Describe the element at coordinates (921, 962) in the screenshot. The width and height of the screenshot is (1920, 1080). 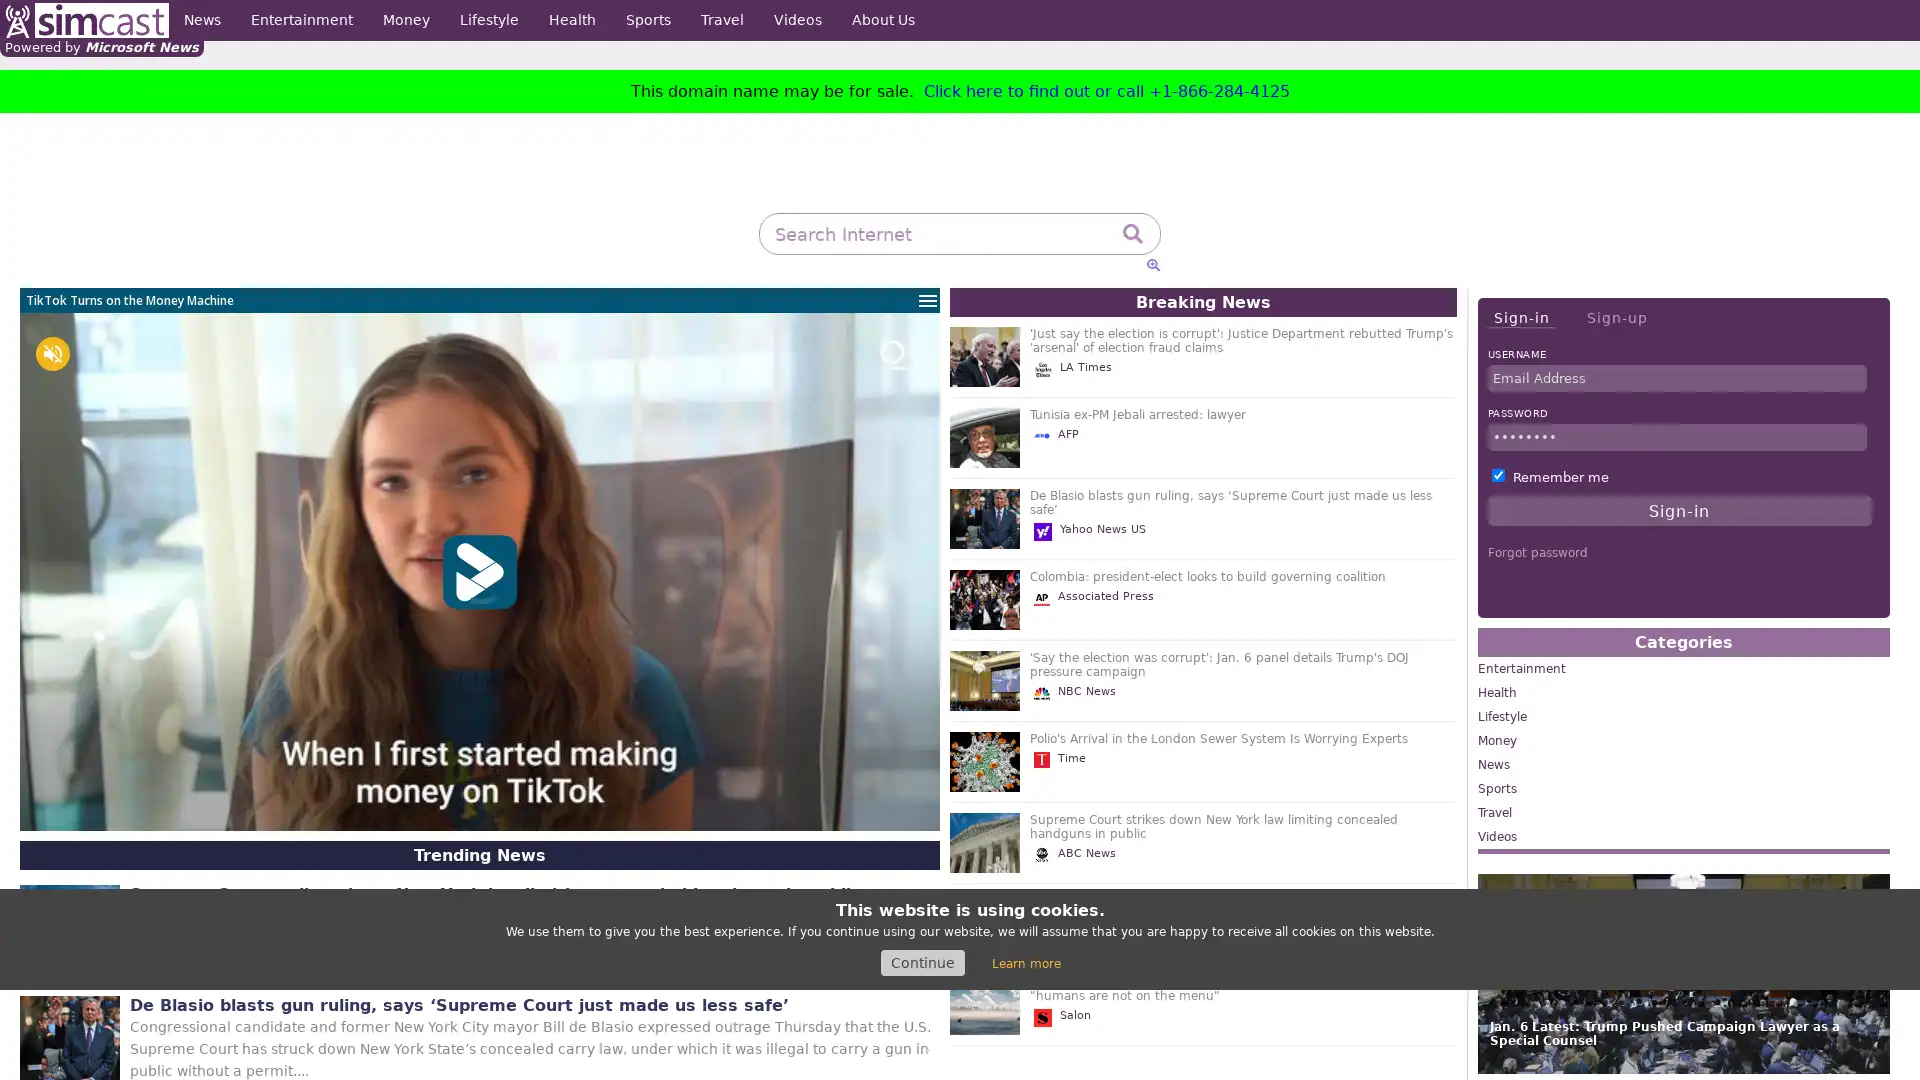
I see `Continue` at that location.